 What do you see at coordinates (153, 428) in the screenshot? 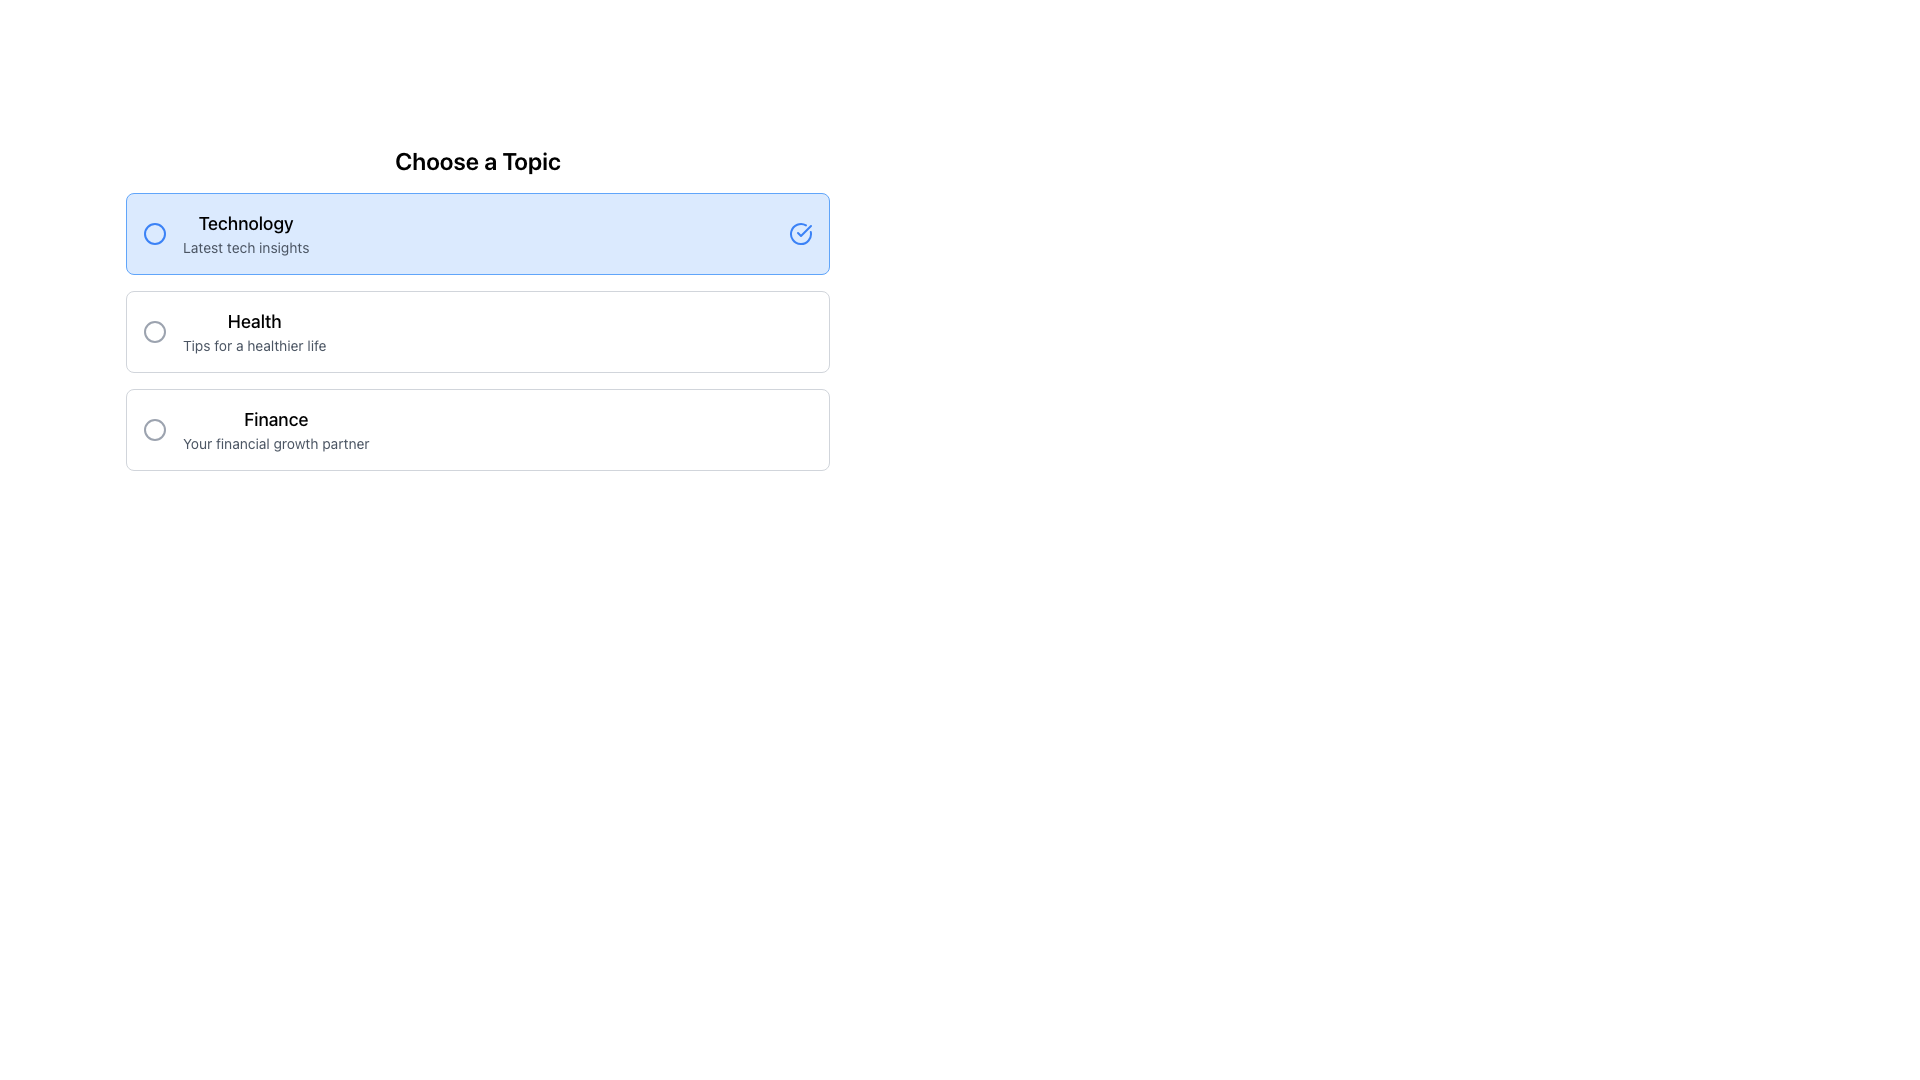
I see `the 'Finance' icon located to the left of the text 'Finance Your financial growth partner'` at bounding box center [153, 428].